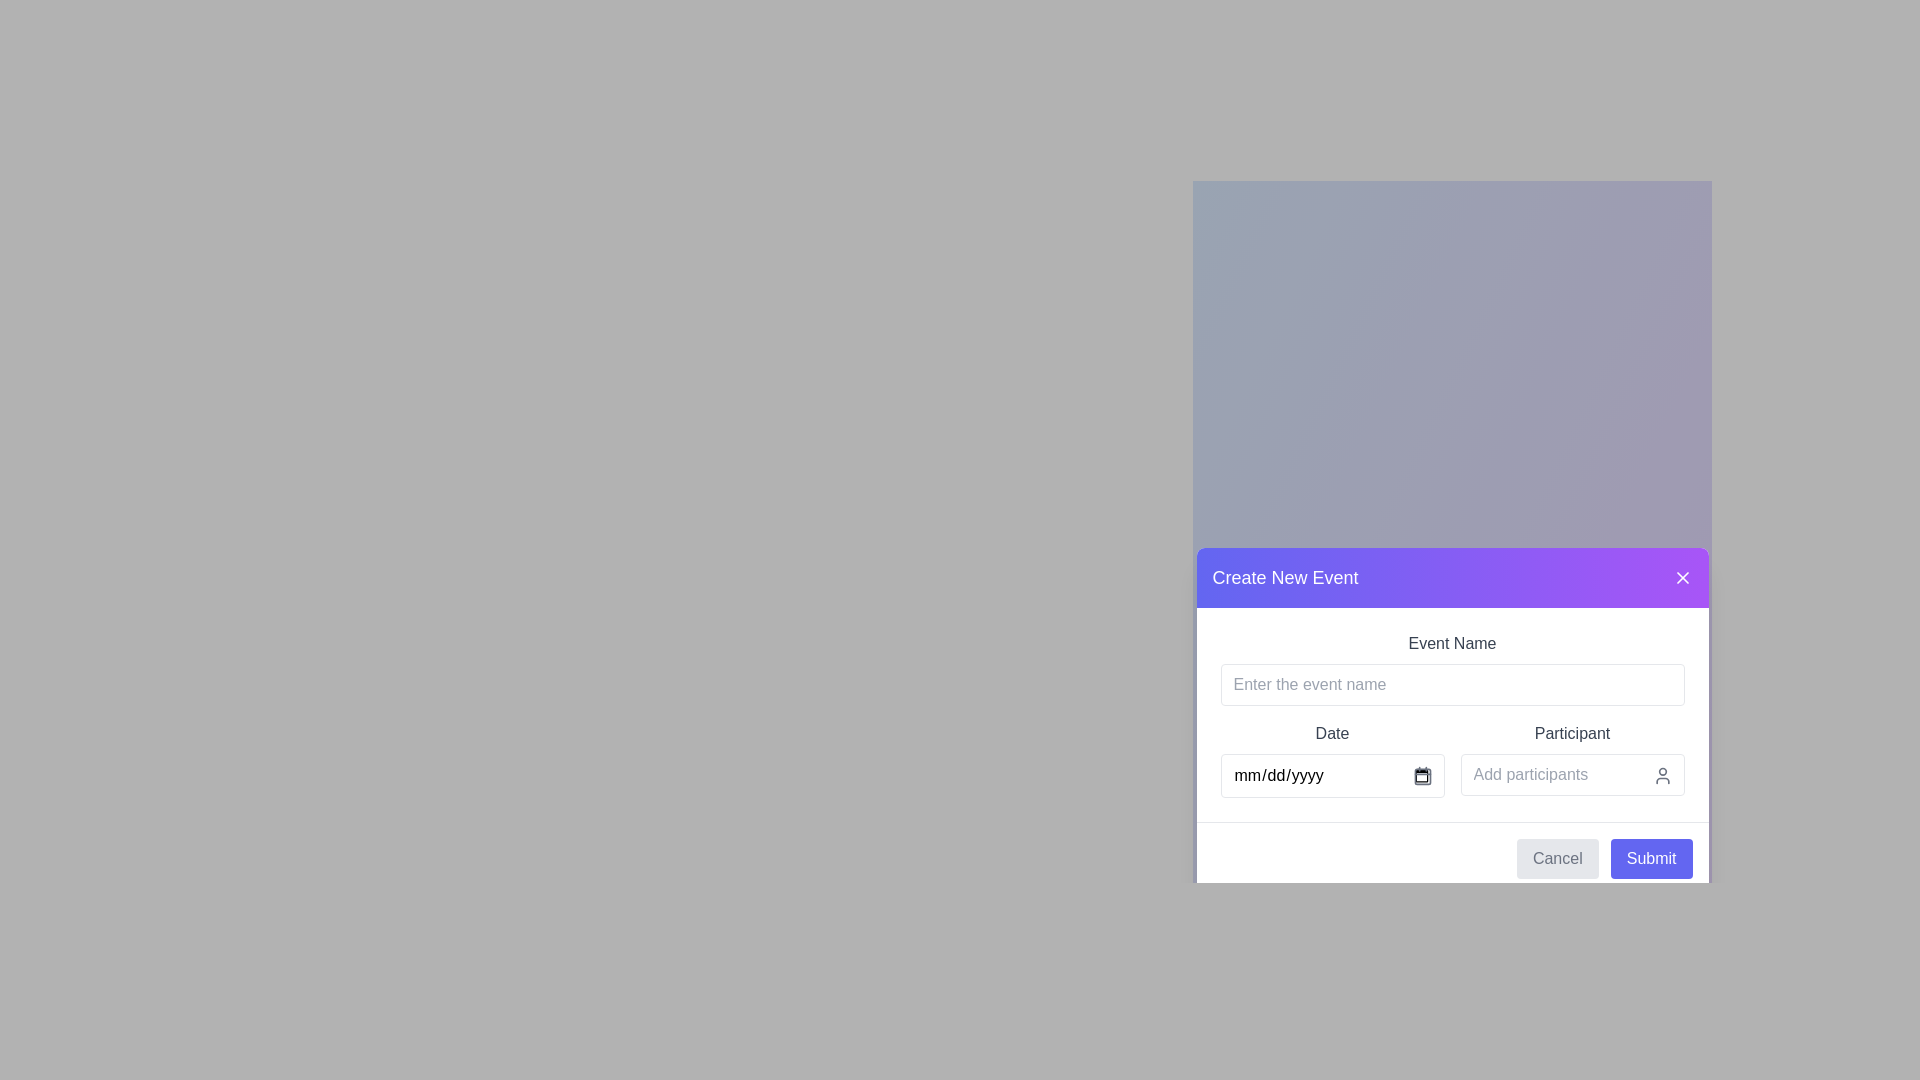  I want to click on the 'Cancel' button, which is a rectangular button with a light gray background and darker gray 'Cancel' text, located in the modal dialog titled 'Create New Event.', so click(1556, 857).